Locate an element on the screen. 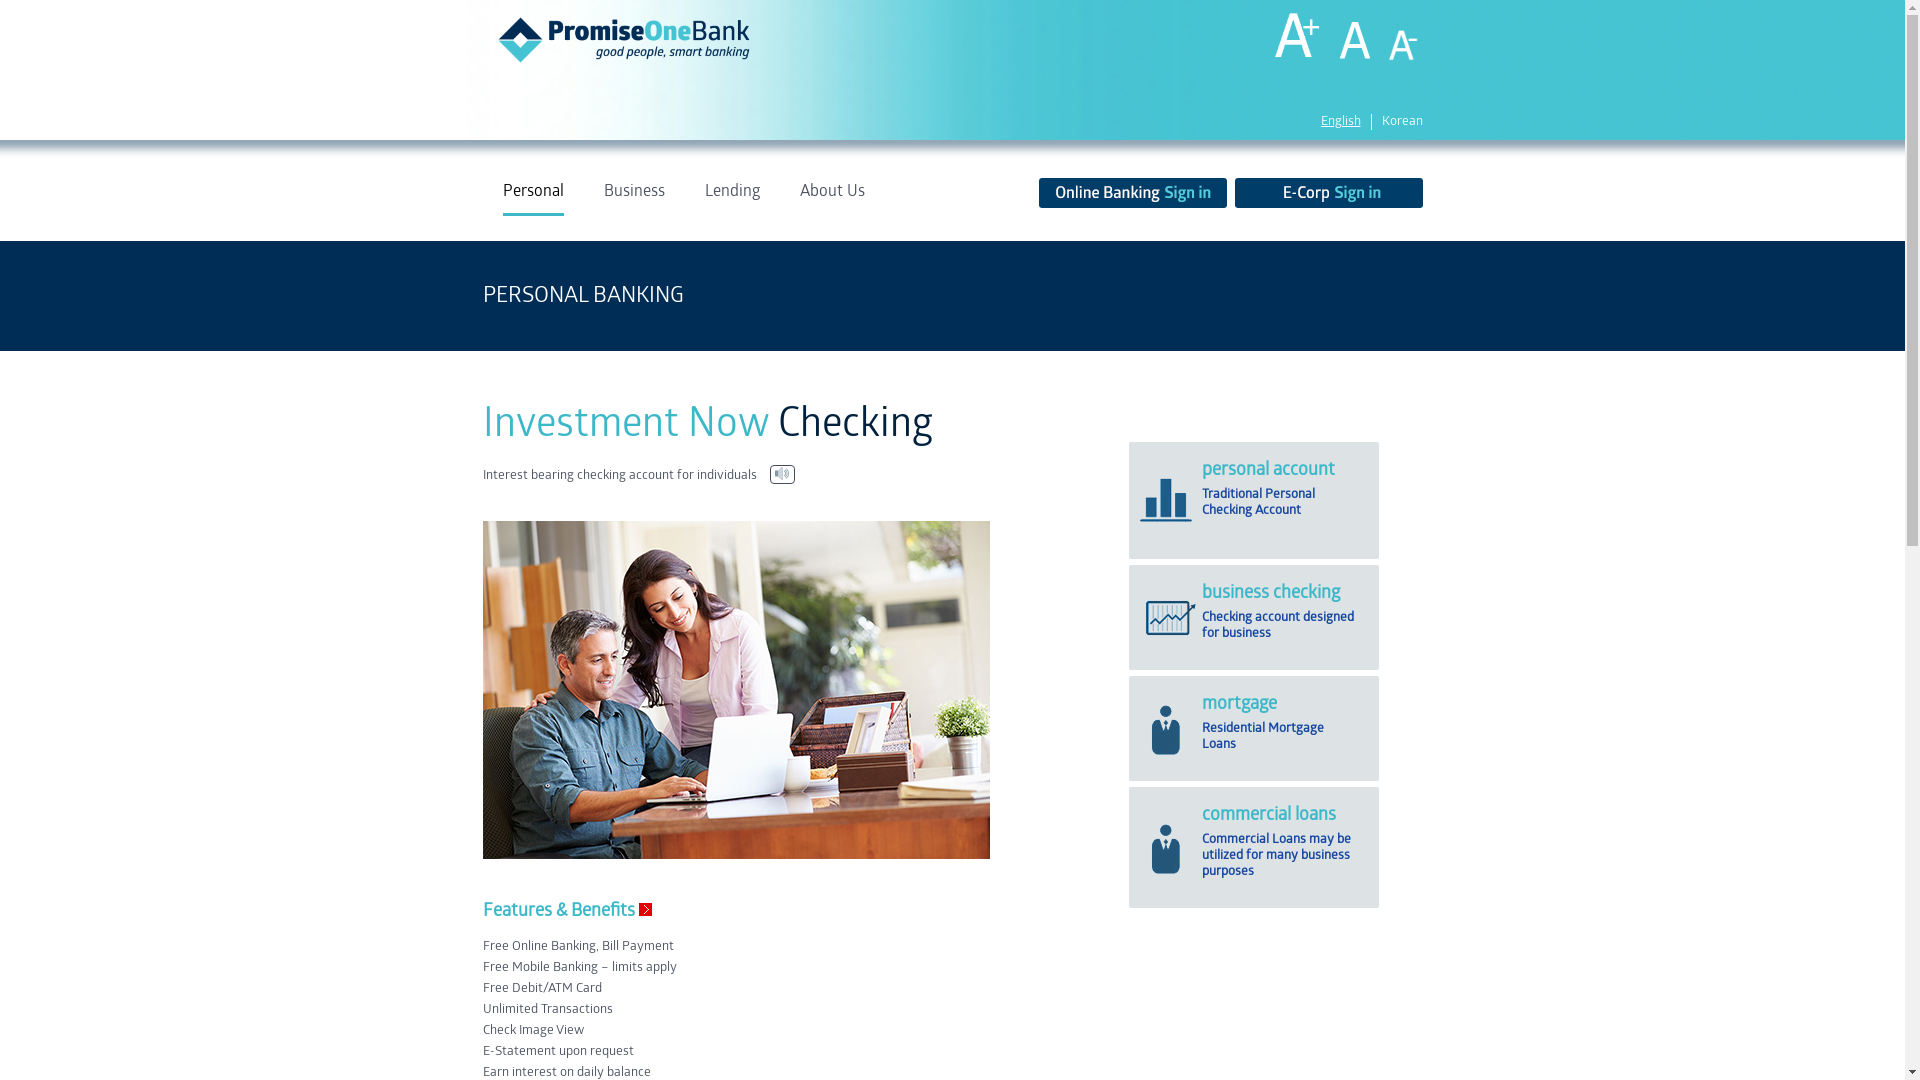 This screenshot has width=1920, height=1080. 'About Us' is located at coordinates (832, 199).